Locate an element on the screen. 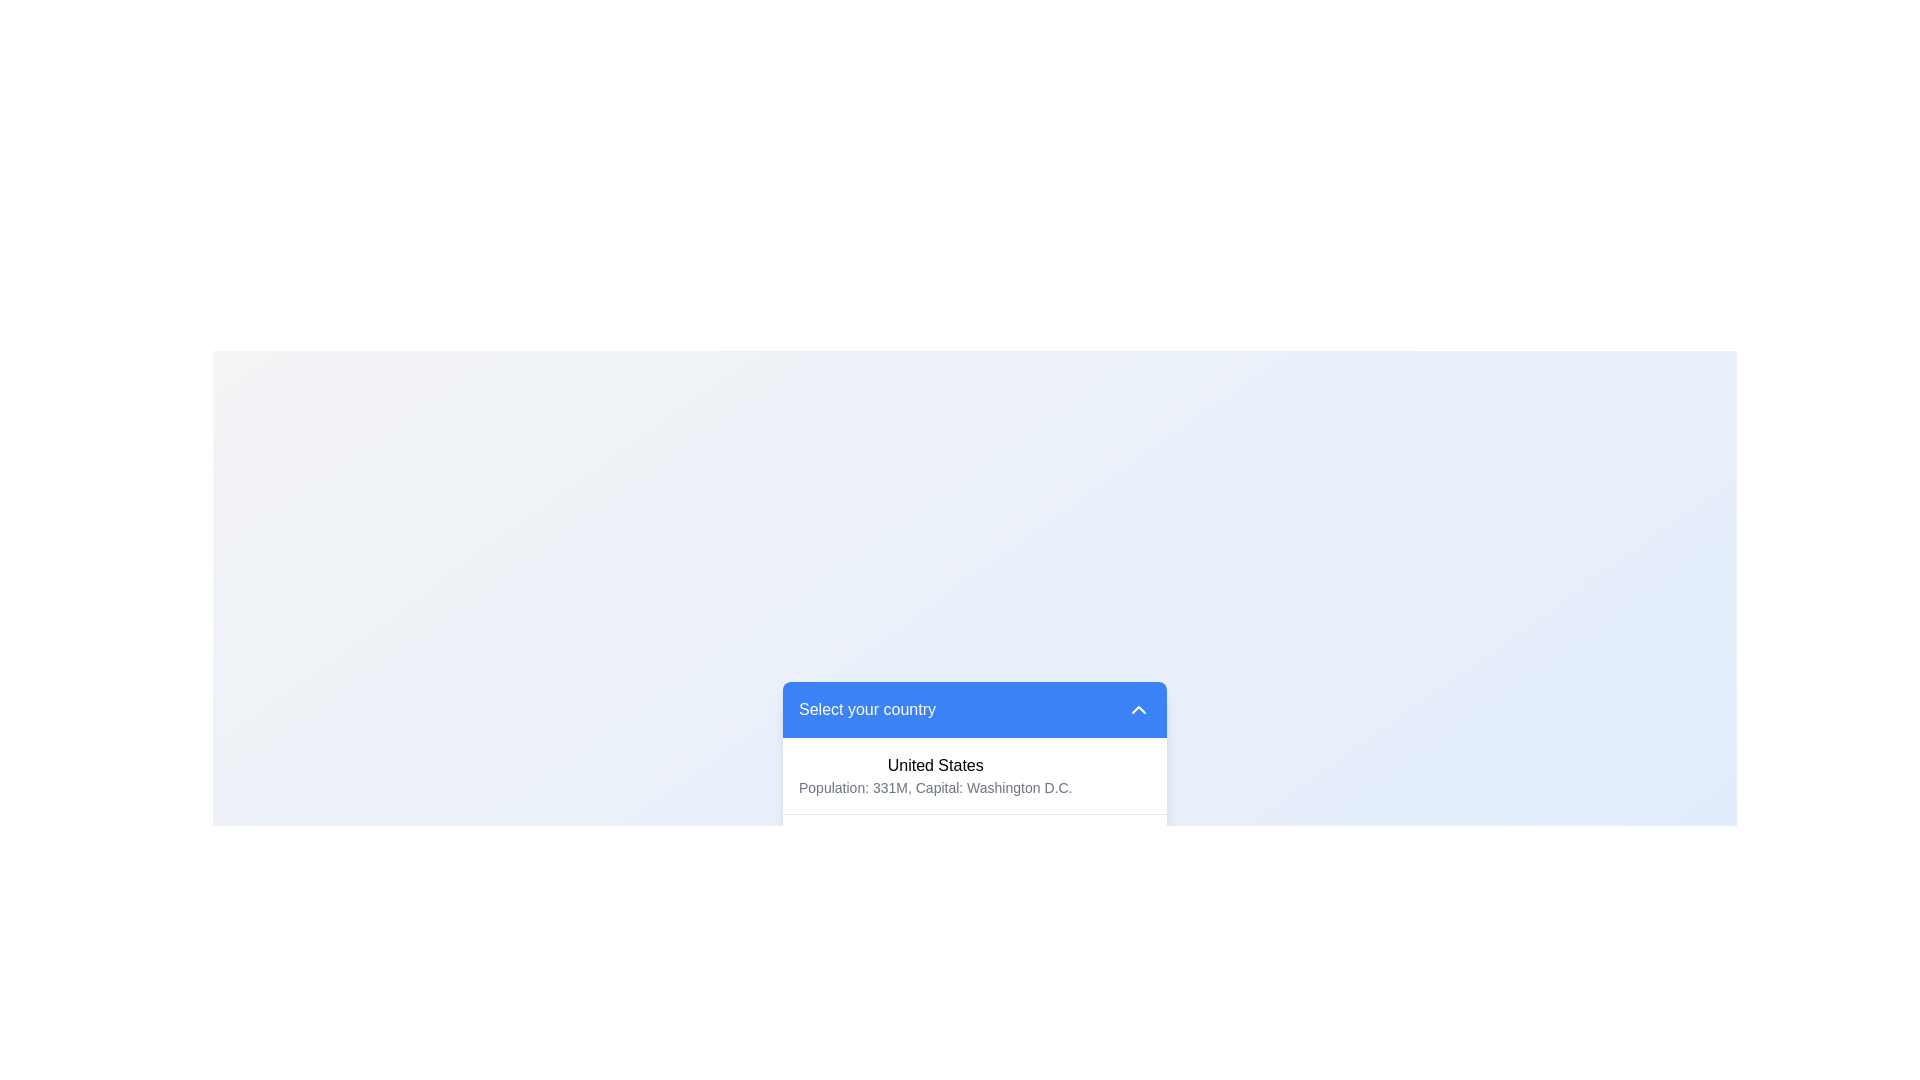 The height and width of the screenshot is (1080, 1920). the text label displaying 'Population: 331M, Capital: Washington D.C.' which is located below the title 'United States' within the dropdown section titled 'Select your country' is located at coordinates (934, 786).